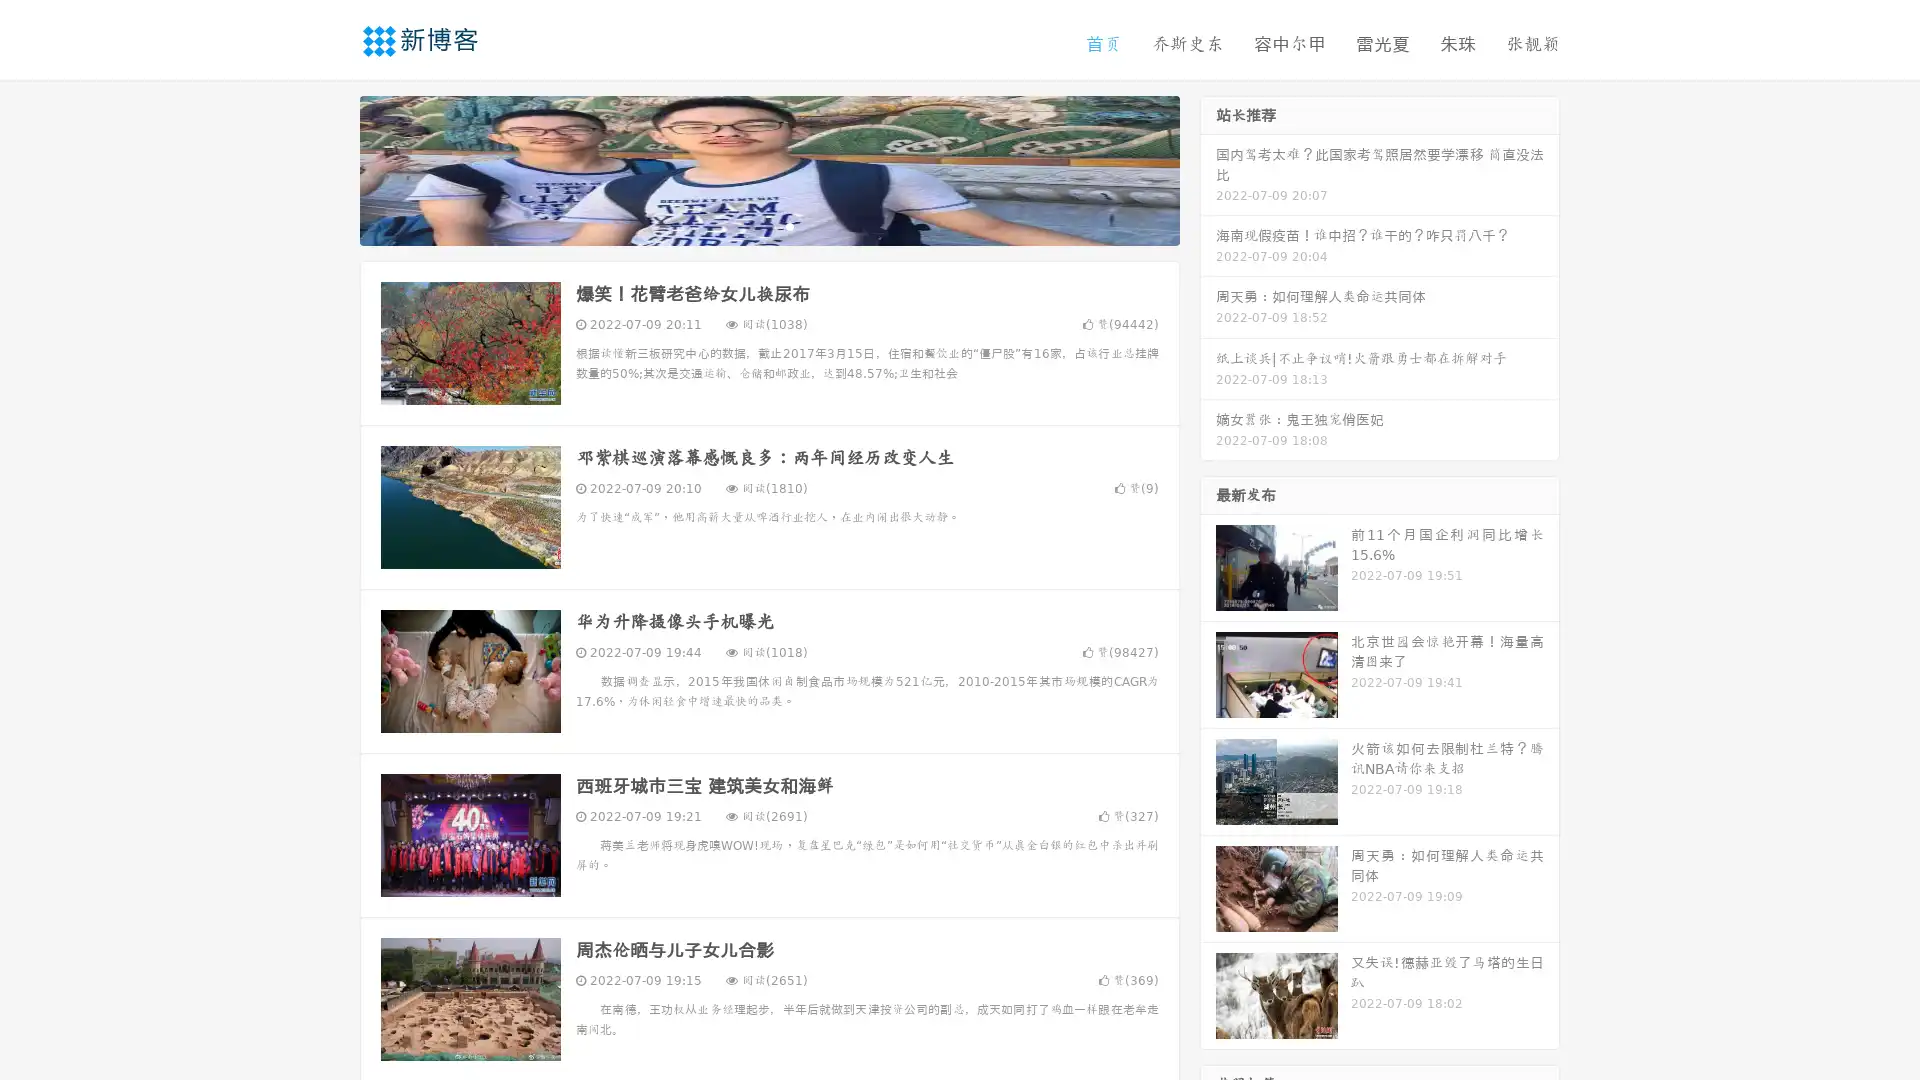 The width and height of the screenshot is (1920, 1080). Describe the element at coordinates (330, 168) in the screenshot. I see `Previous slide` at that location.